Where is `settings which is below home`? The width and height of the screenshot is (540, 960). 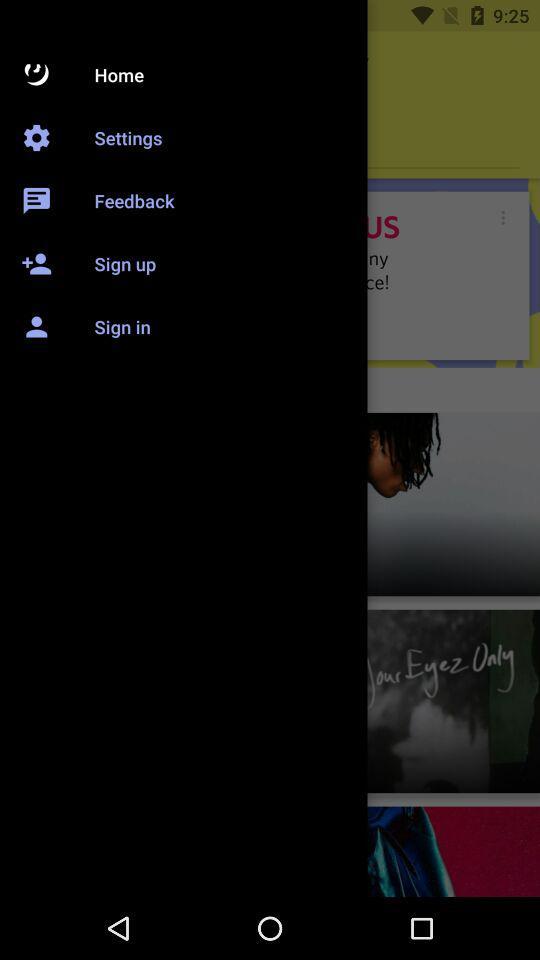 settings which is below home is located at coordinates (270, 140).